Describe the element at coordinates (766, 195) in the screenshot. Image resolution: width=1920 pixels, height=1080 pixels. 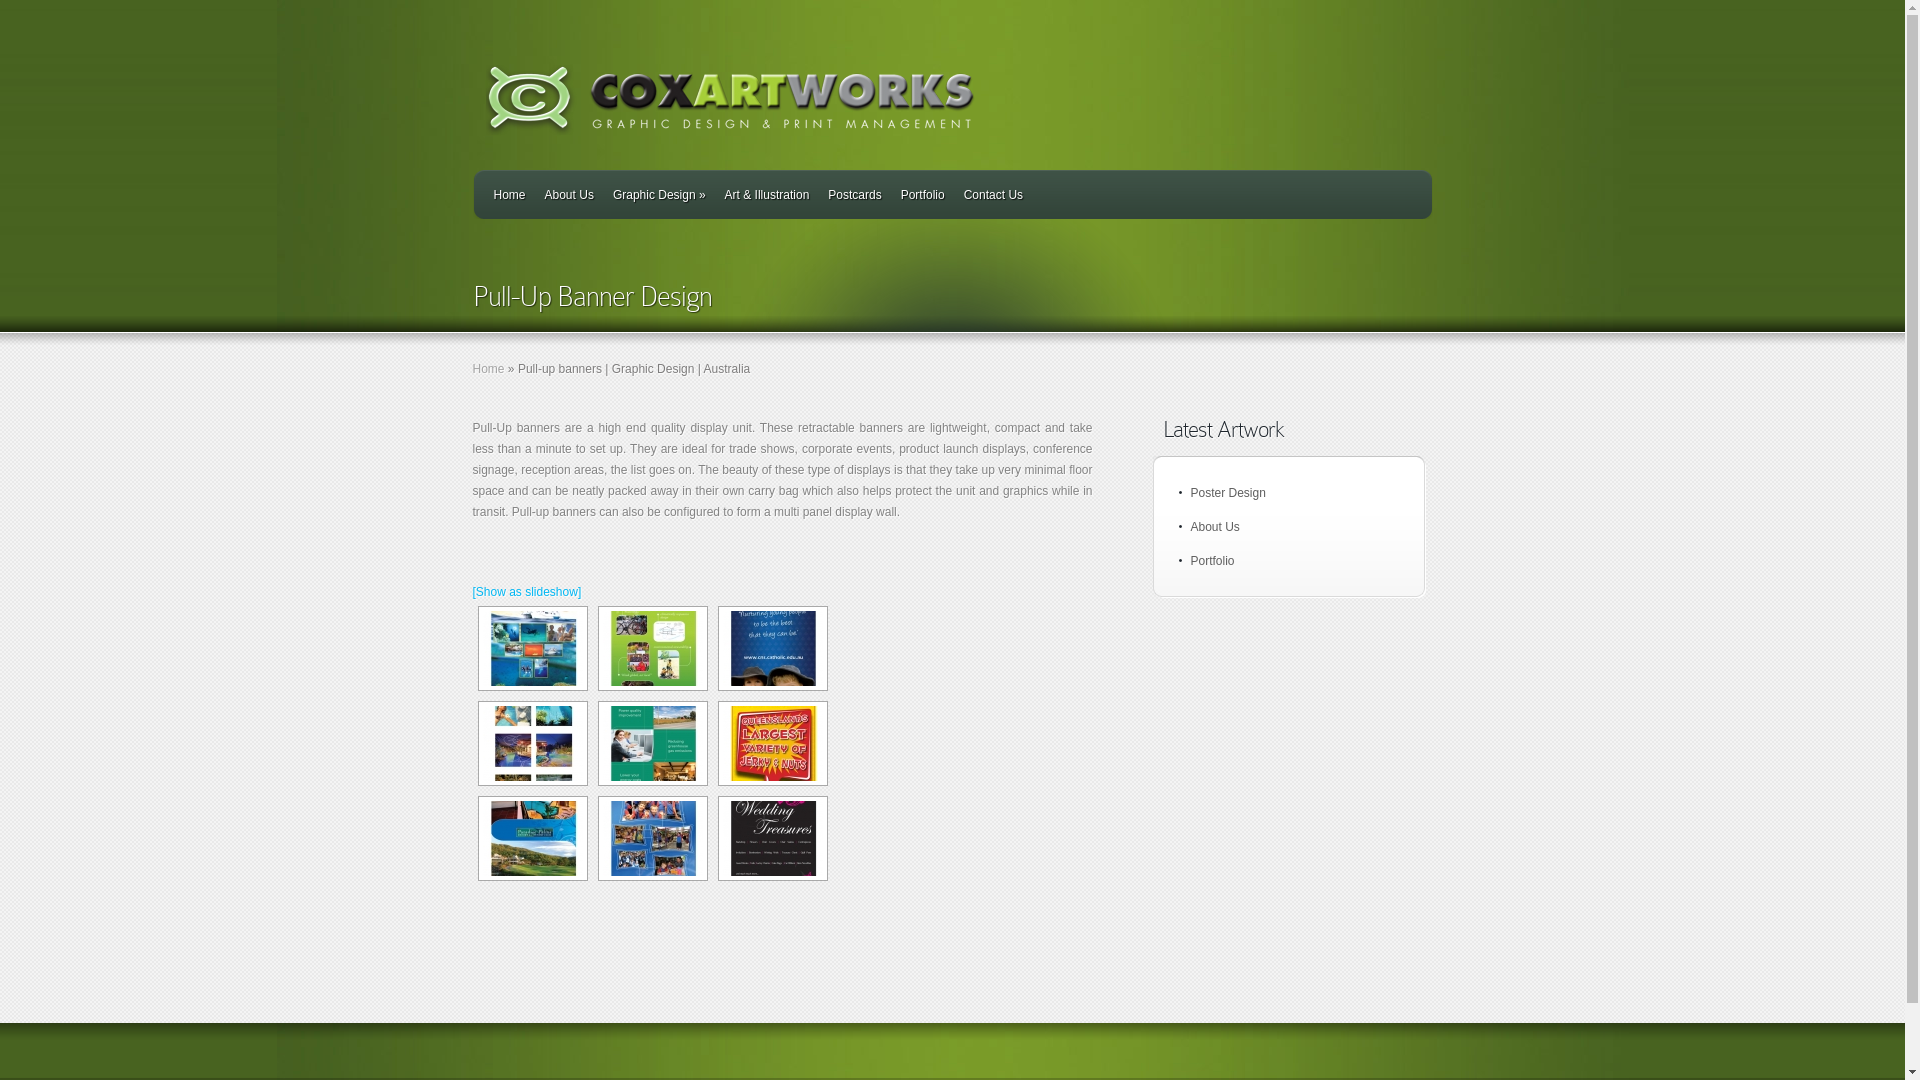
I see `'Art & Illustration'` at that location.